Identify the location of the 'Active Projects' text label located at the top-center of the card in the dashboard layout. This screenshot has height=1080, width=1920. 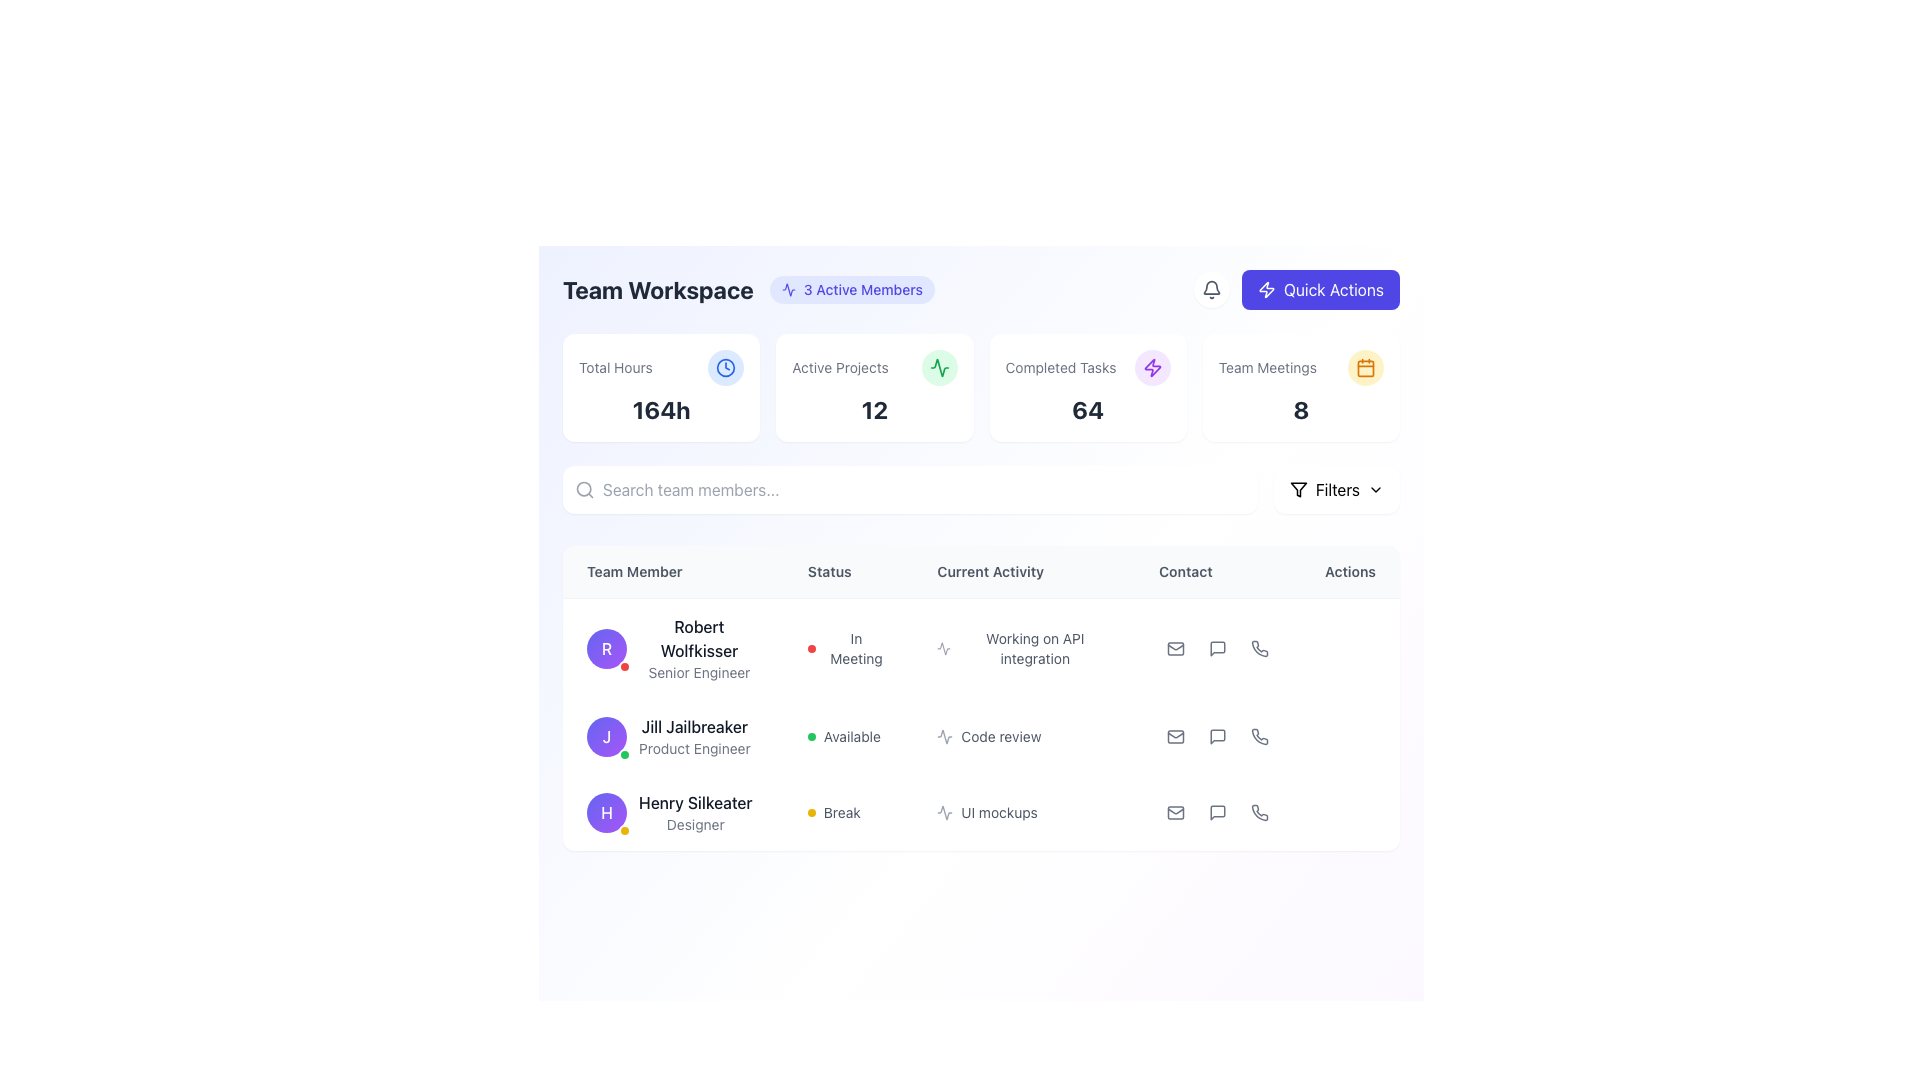
(874, 367).